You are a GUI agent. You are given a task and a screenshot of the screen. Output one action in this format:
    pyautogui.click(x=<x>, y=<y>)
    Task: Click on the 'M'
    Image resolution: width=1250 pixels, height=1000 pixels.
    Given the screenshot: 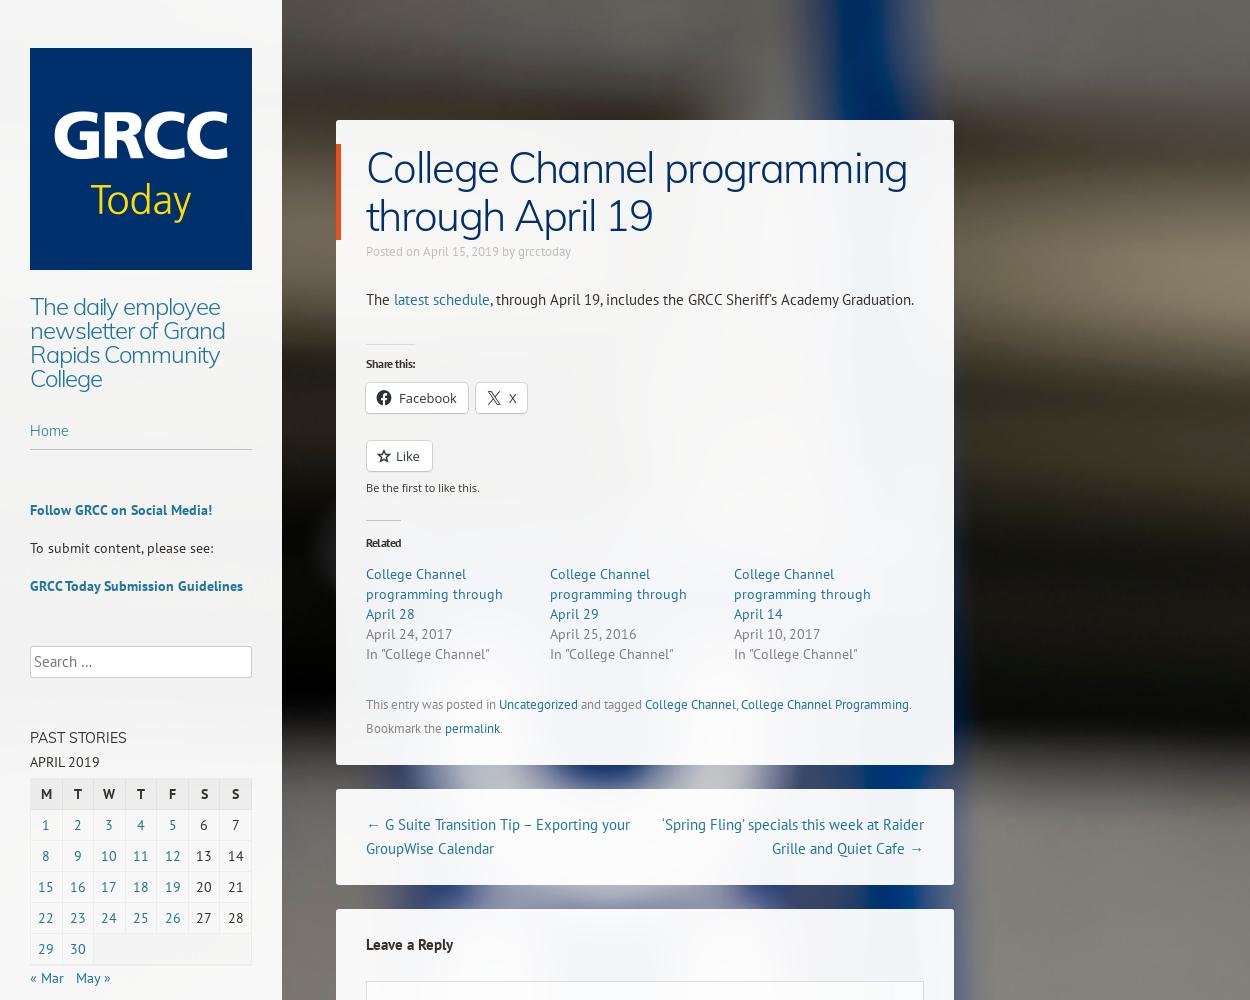 What is the action you would take?
    pyautogui.click(x=45, y=794)
    